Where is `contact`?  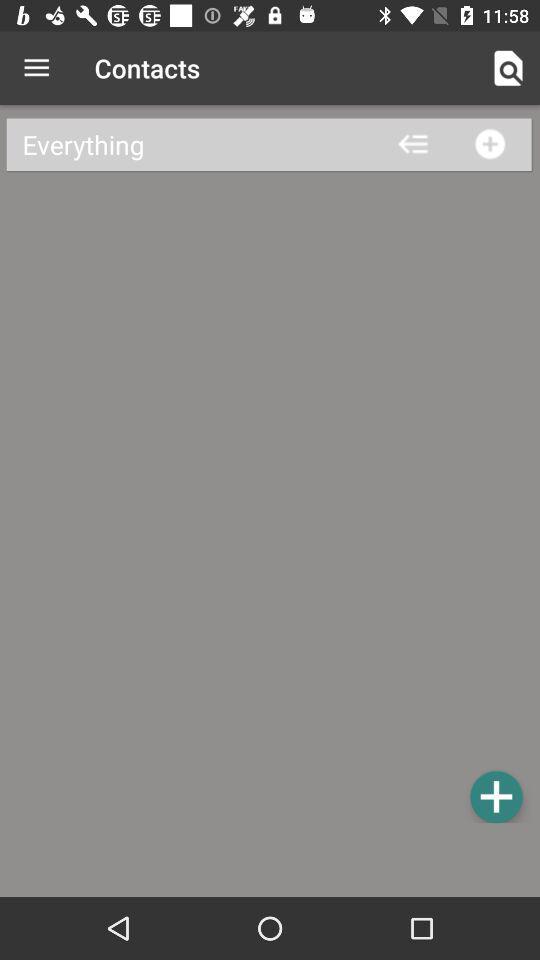
contact is located at coordinates (495, 796).